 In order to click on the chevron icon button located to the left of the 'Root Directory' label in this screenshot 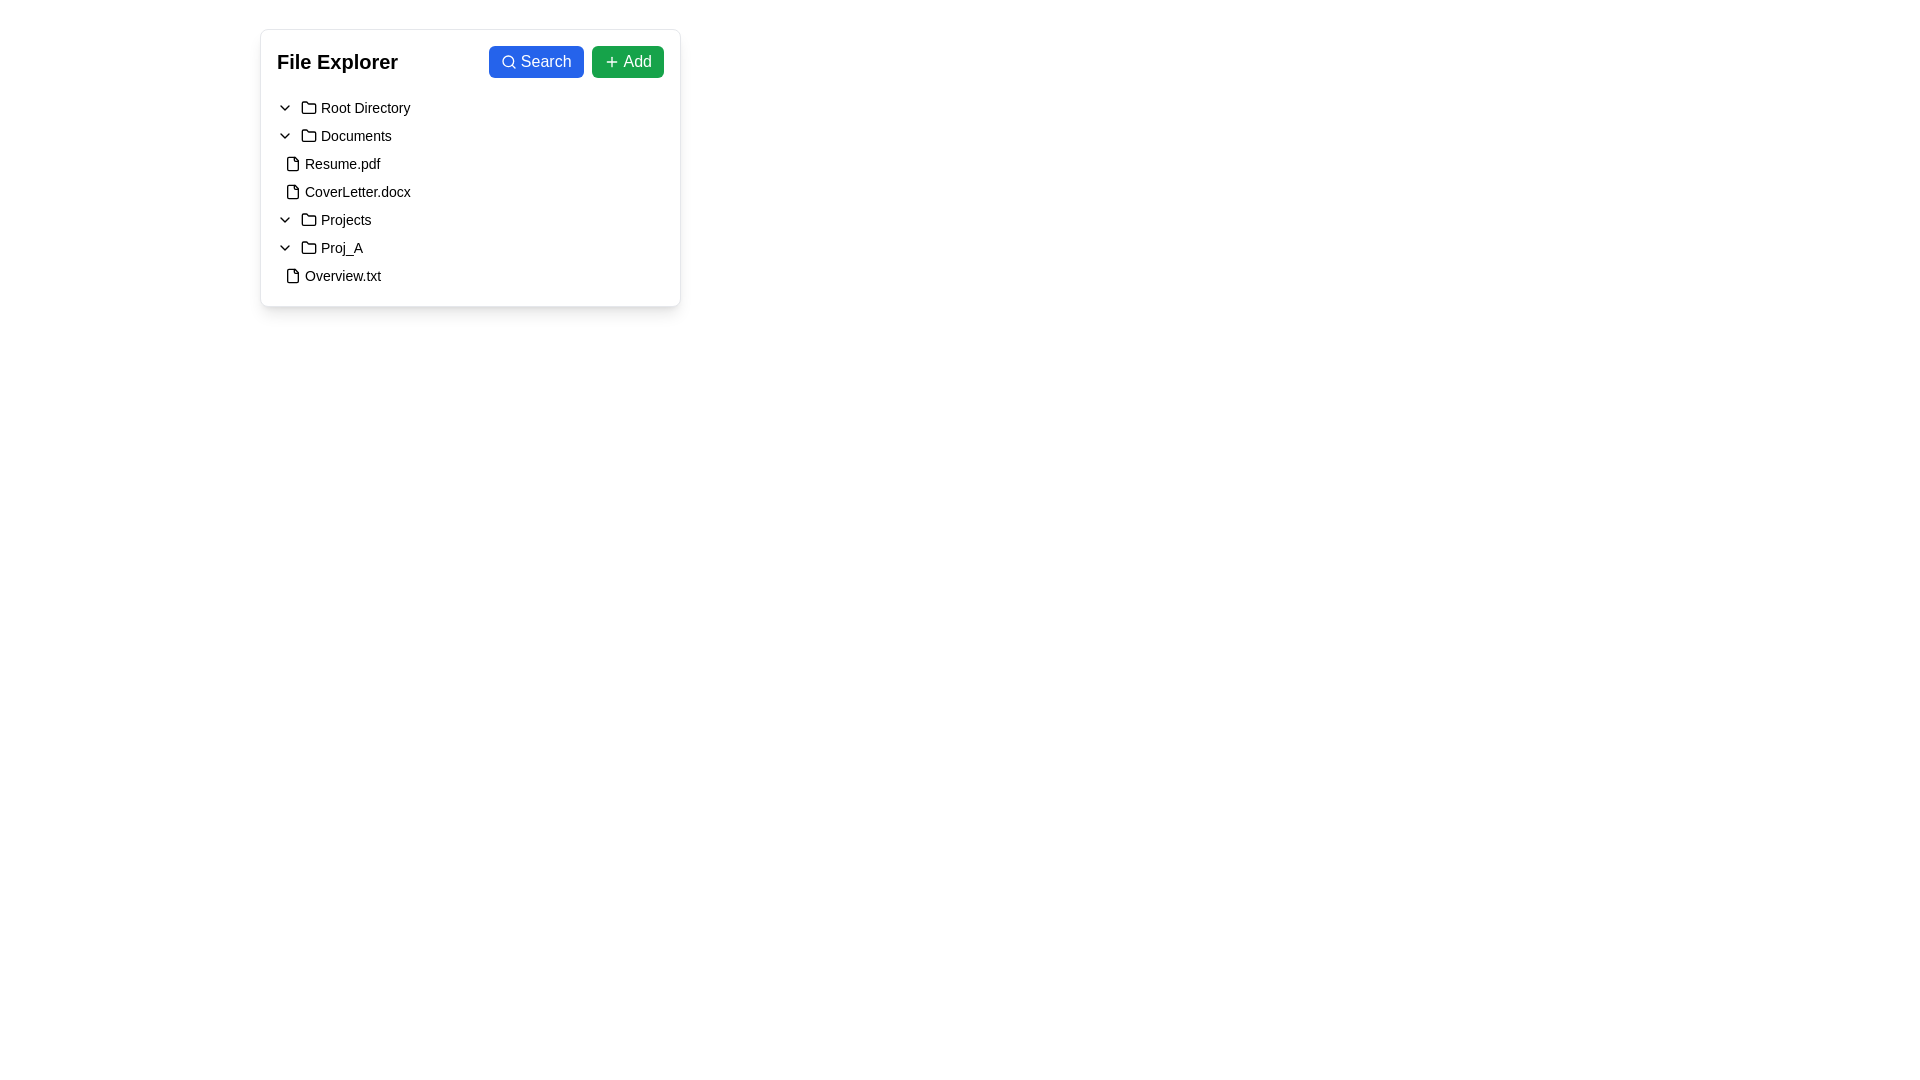, I will do `click(283, 108)`.